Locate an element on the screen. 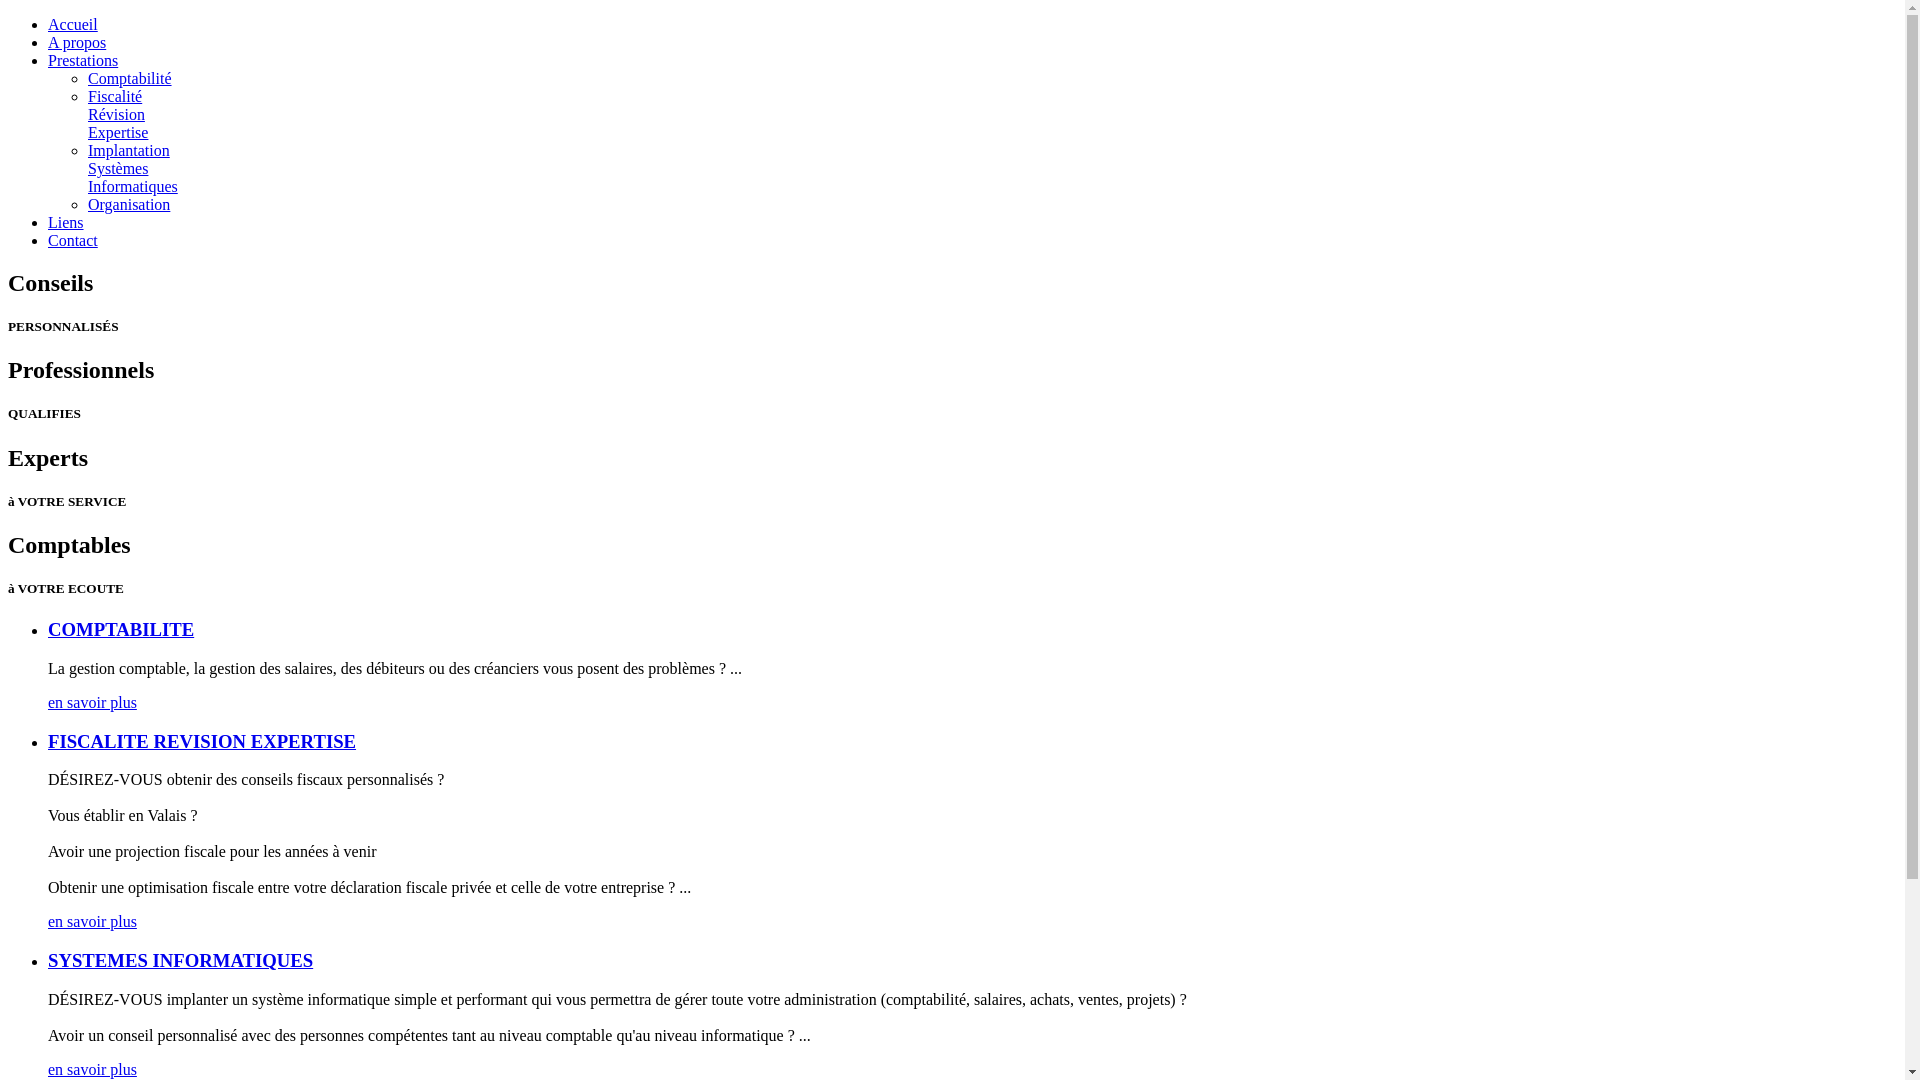 Image resolution: width=1920 pixels, height=1080 pixels. 'FISCALITE REVISION EXPERTISE' is located at coordinates (48, 741).